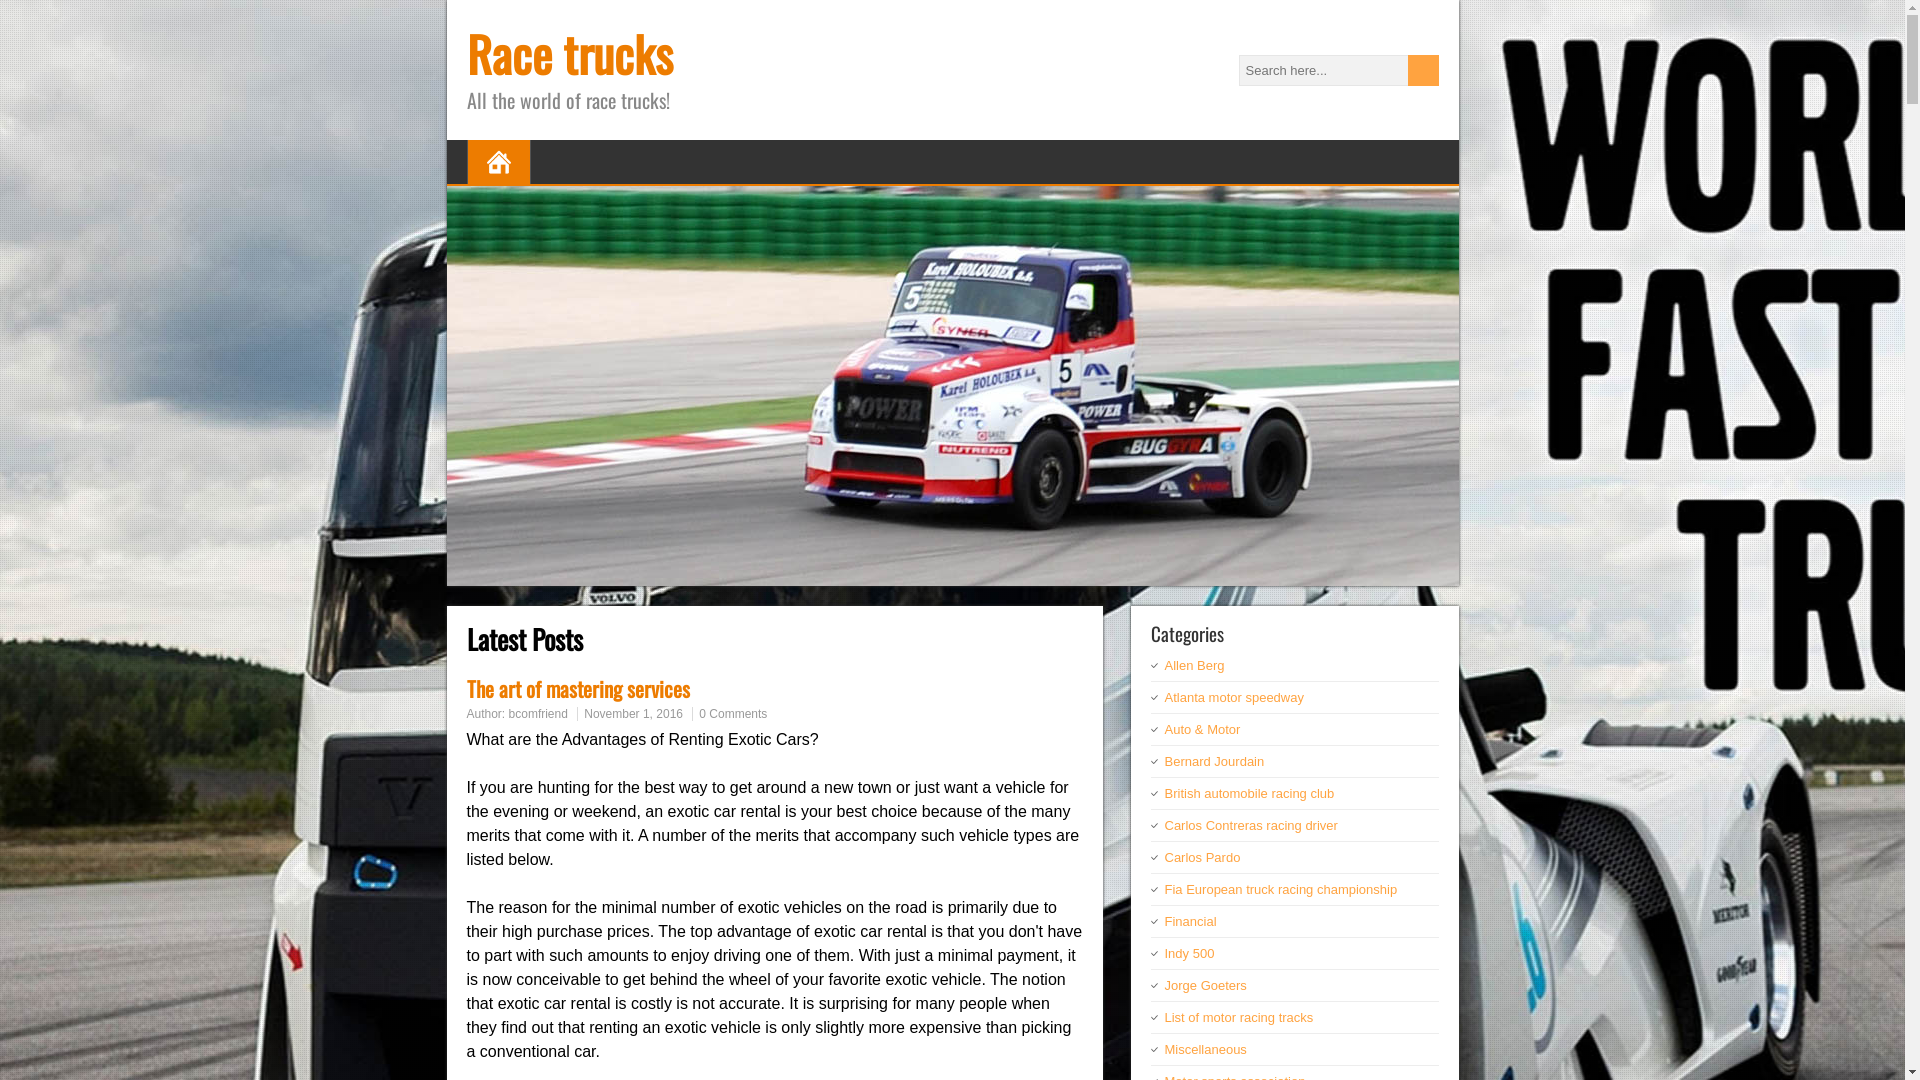 Image resolution: width=1920 pixels, height=1080 pixels. Describe the element at coordinates (568, 52) in the screenshot. I see `'Race trucks'` at that location.